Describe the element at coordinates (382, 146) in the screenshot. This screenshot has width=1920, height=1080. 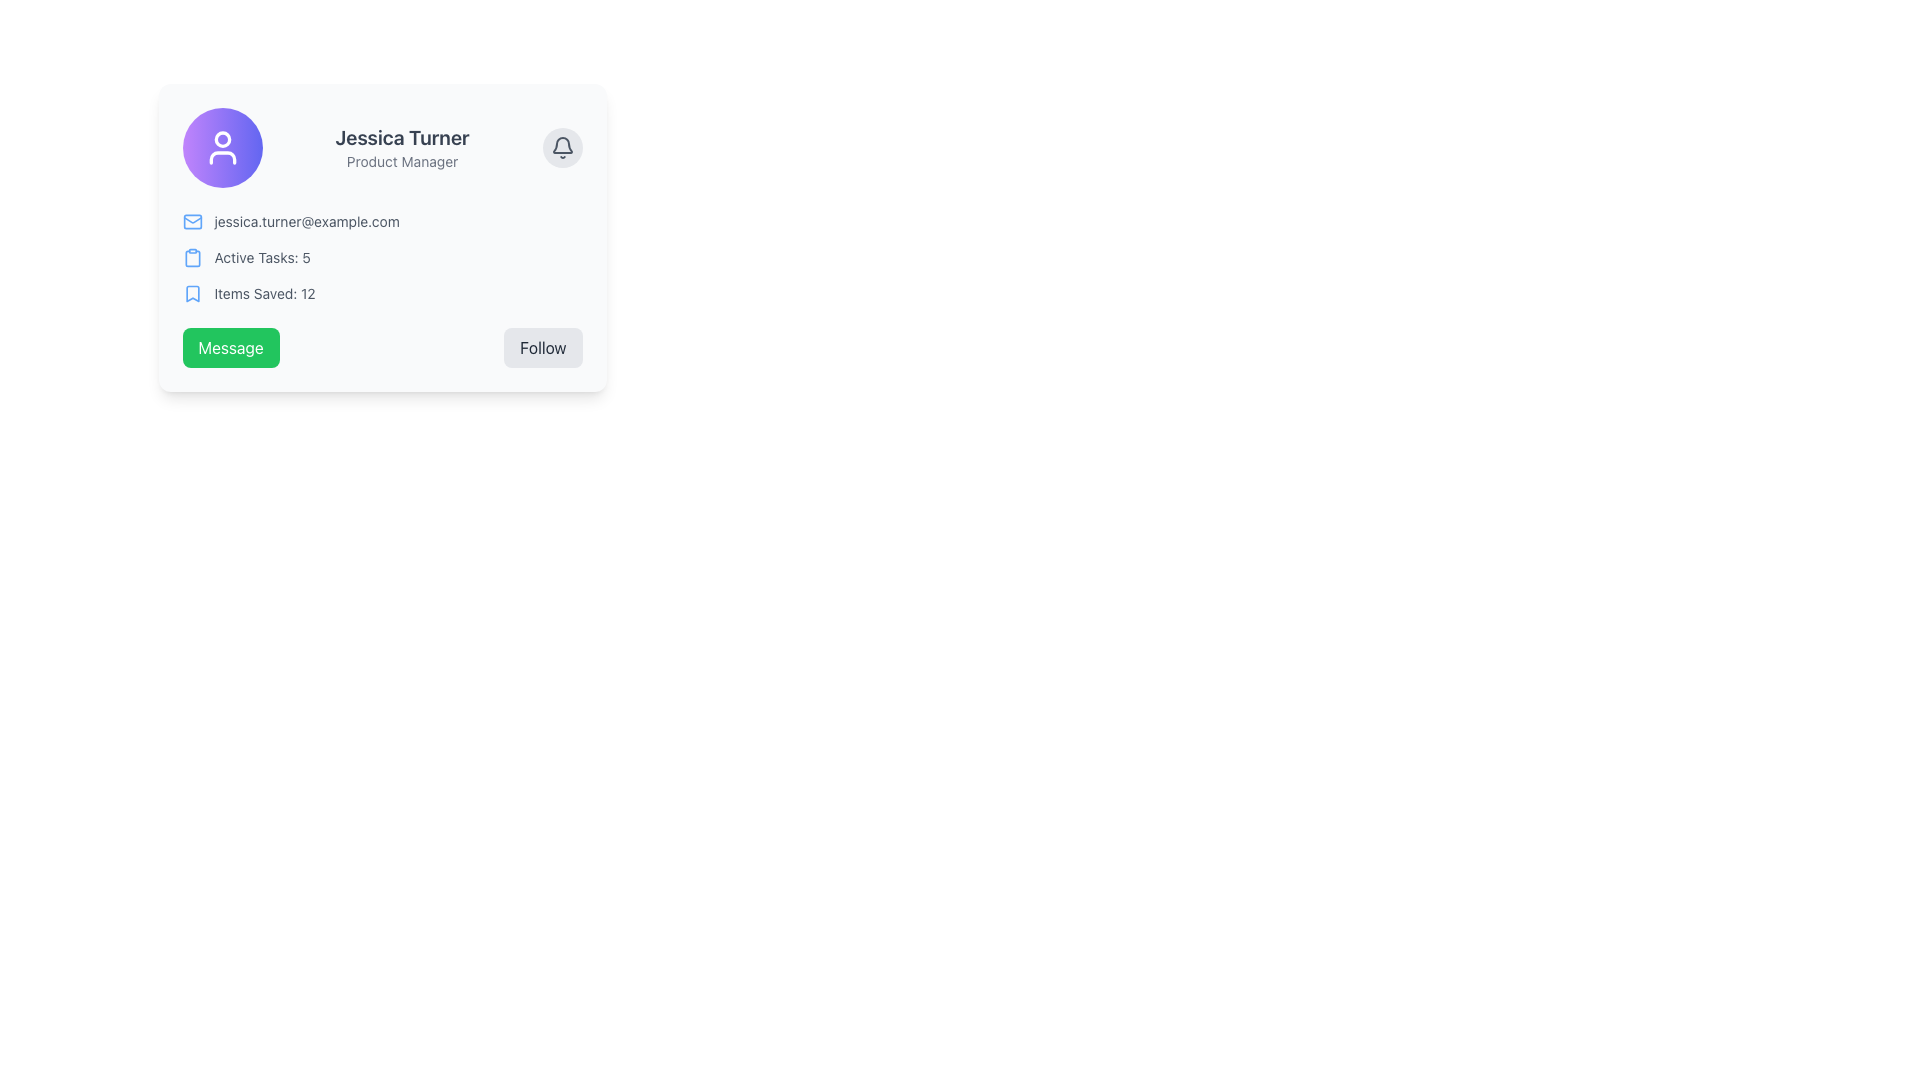
I see `the user's name 'Jessica Turner' in the Informational header section` at that location.